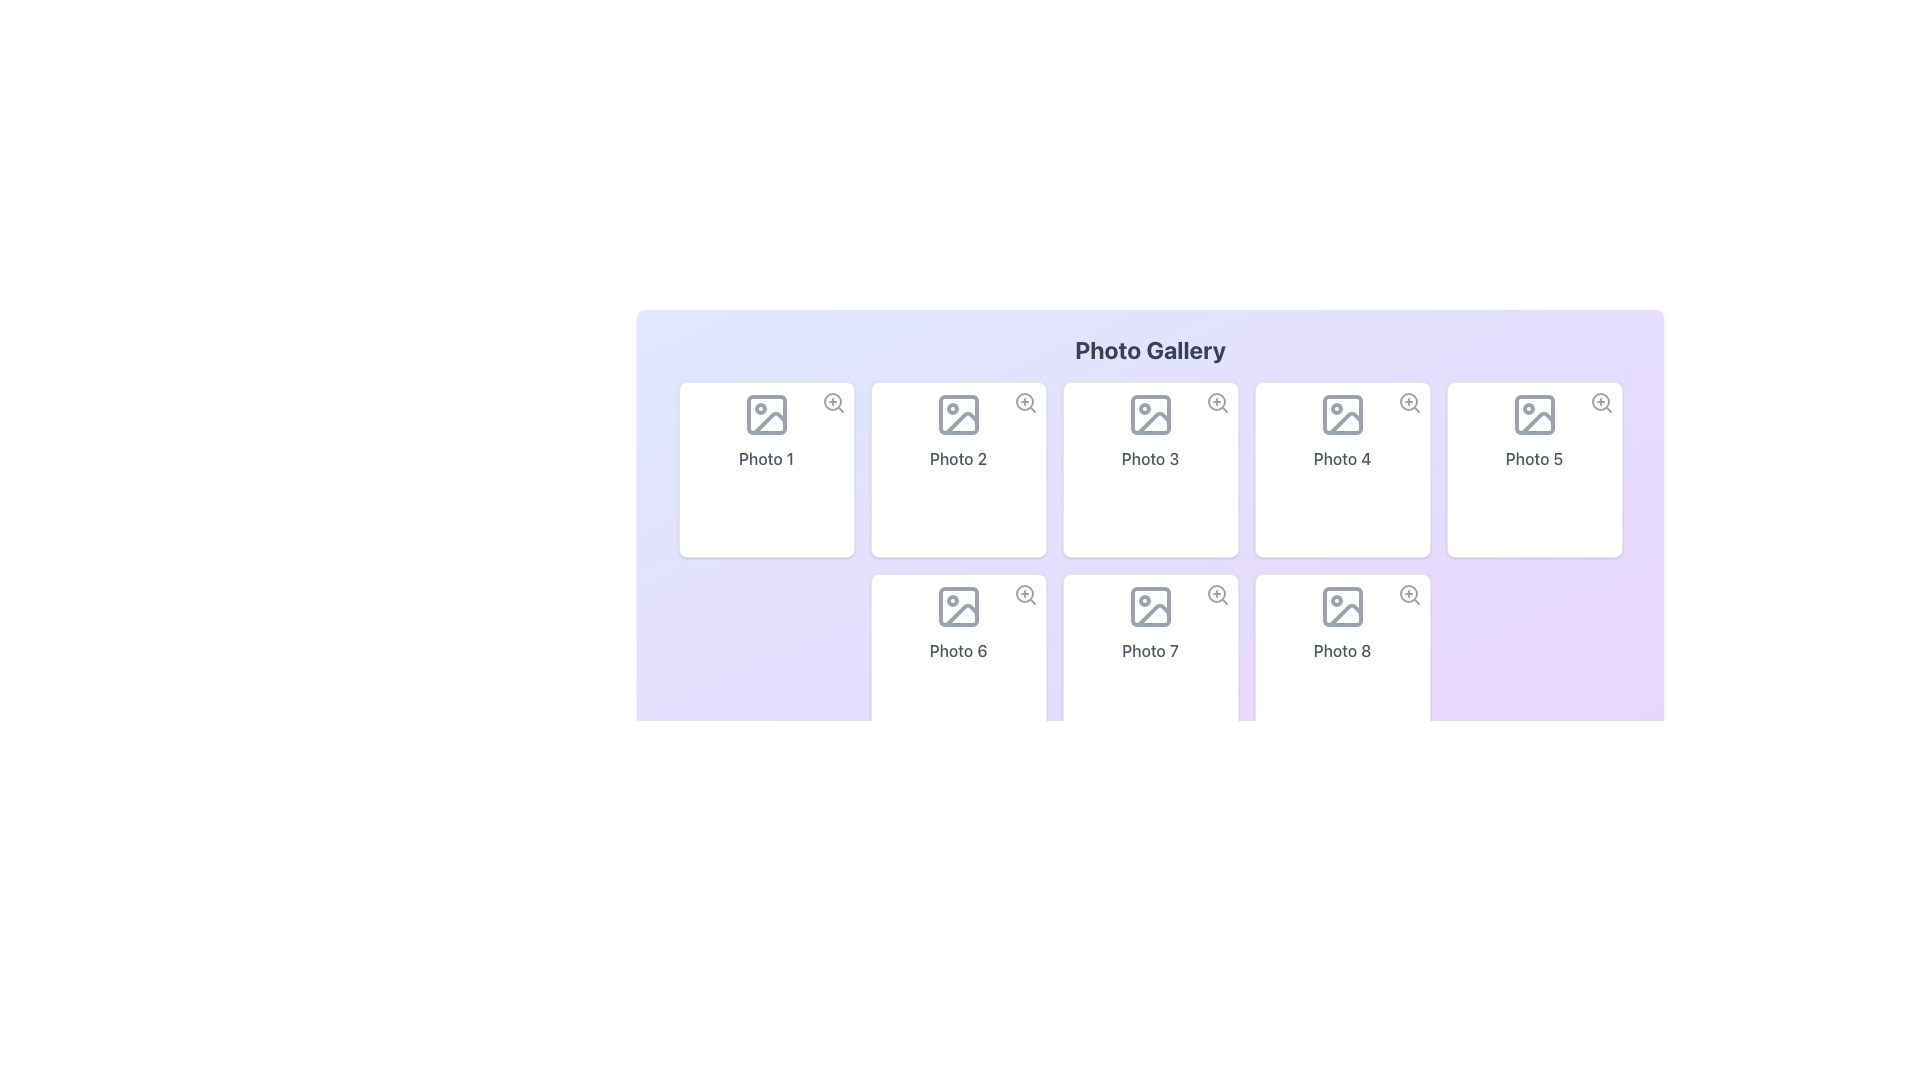 The height and width of the screenshot is (1080, 1920). Describe the element at coordinates (1600, 401) in the screenshot. I see `the central circular component of the magnifying glass icon located in the top-right corner of the 'Photo 5' card` at that location.